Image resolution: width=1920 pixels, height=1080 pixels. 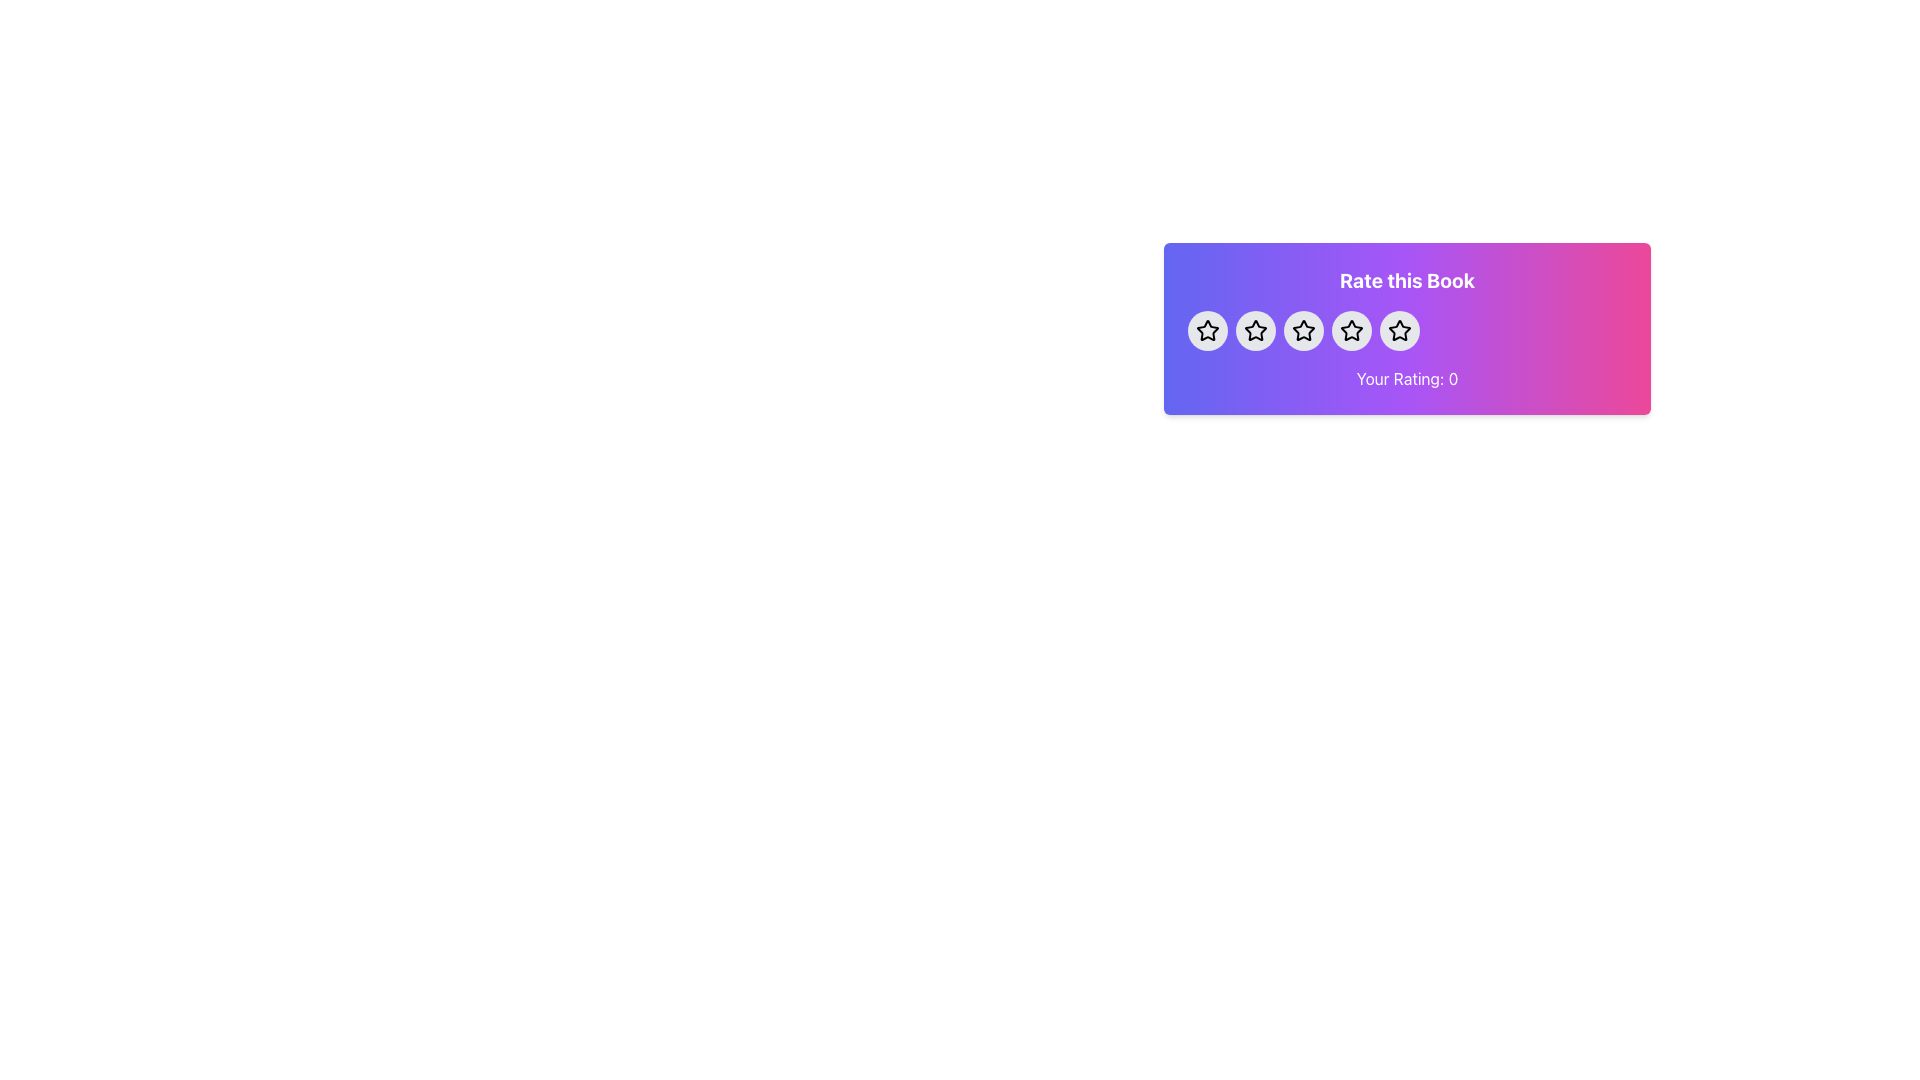 What do you see at coordinates (1207, 330) in the screenshot?
I see `the first interactive button in the 'Rate this Book' section to assign a rating of one star` at bounding box center [1207, 330].